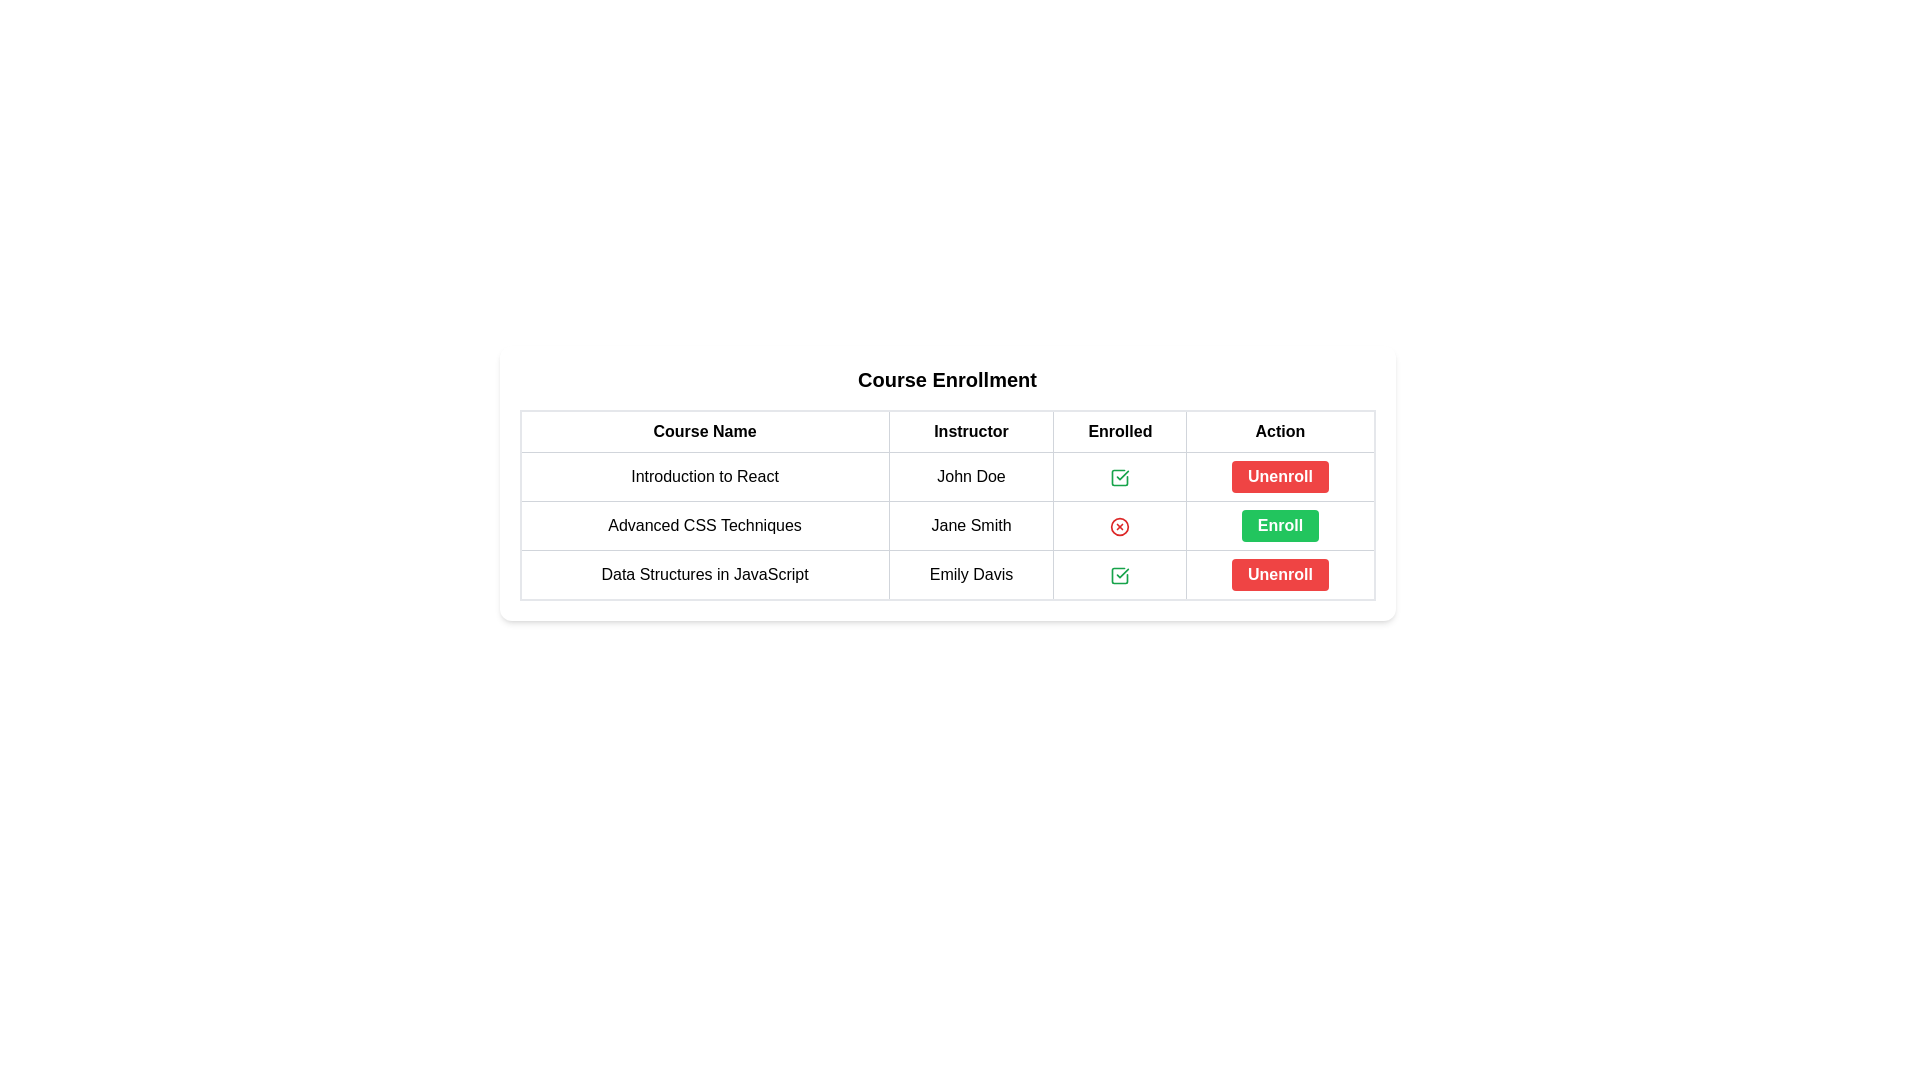  Describe the element at coordinates (1120, 575) in the screenshot. I see `the 'Enrolled' status indicator for the 'Data Structures in JavaScript' course entry, located in the third row of the table, adjacent to the 'Unenroll' button and the instructor 'Emily Davis'` at that location.